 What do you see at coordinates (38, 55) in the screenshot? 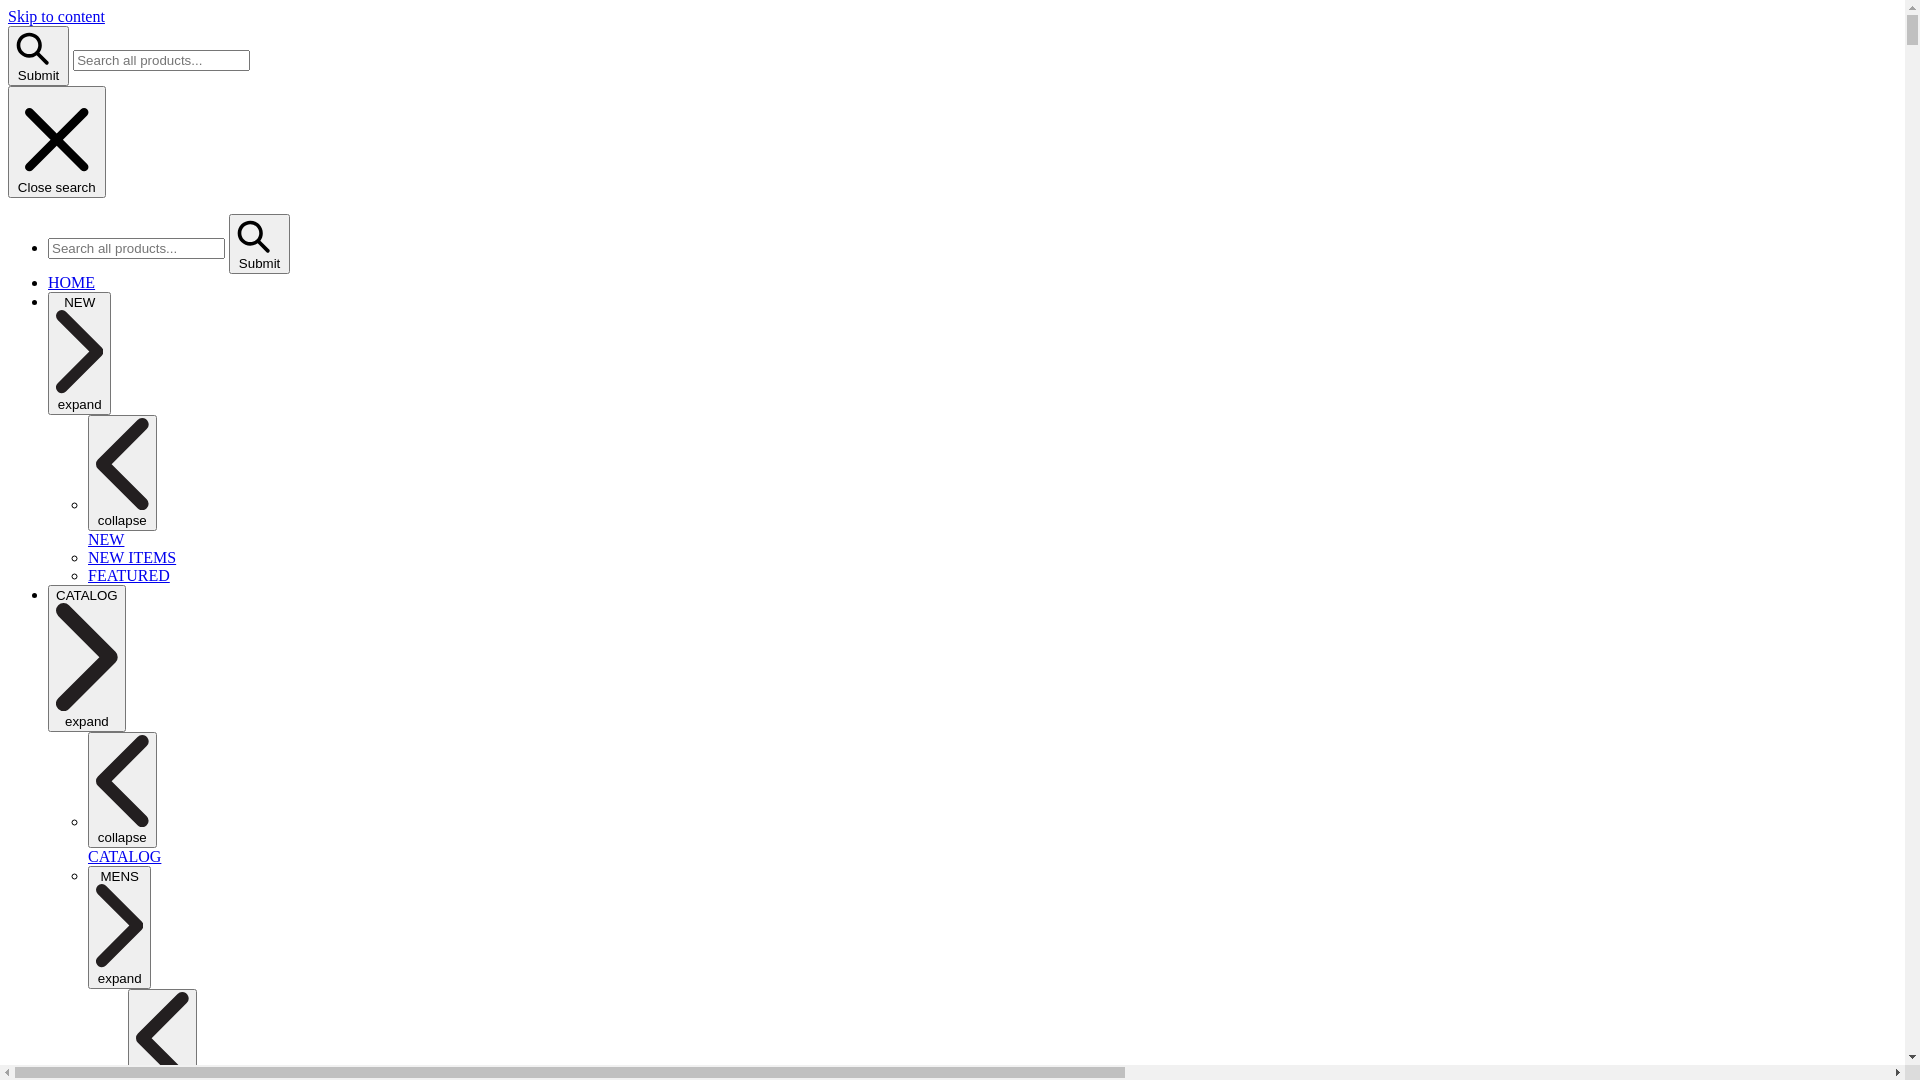
I see `'Submit'` at bounding box center [38, 55].